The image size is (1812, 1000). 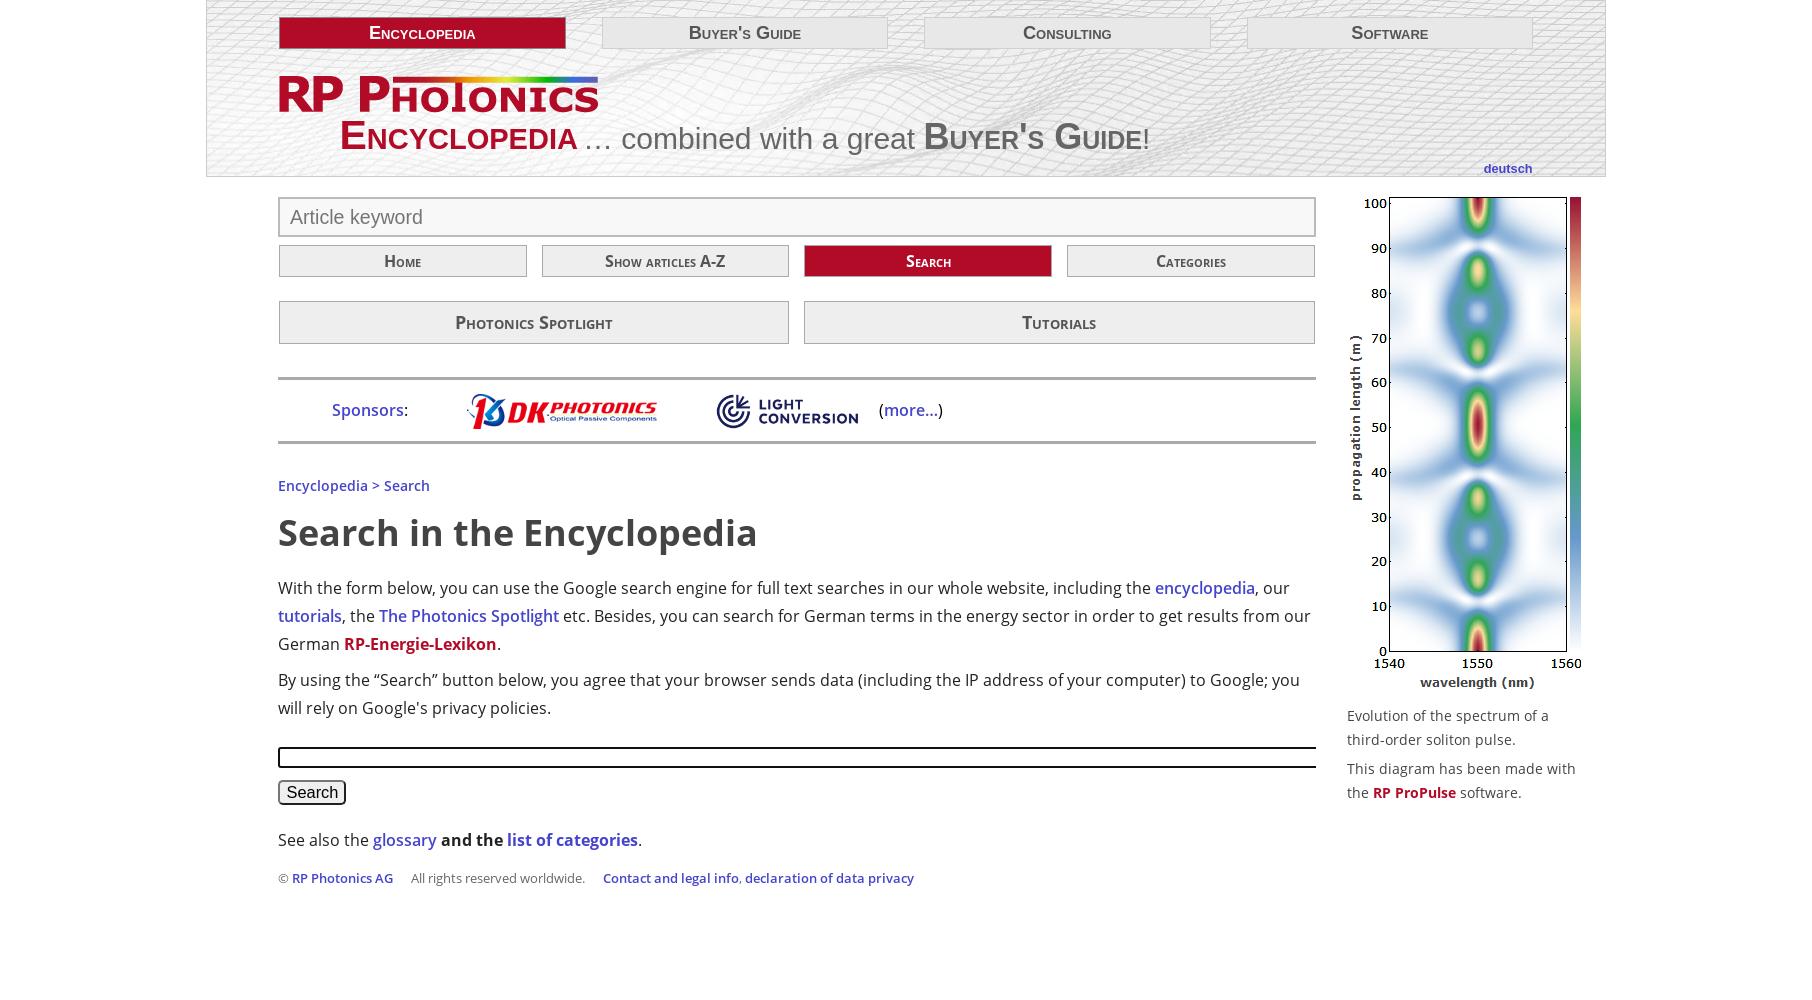 I want to click on 'Photonics Spotlight', so click(x=533, y=321).